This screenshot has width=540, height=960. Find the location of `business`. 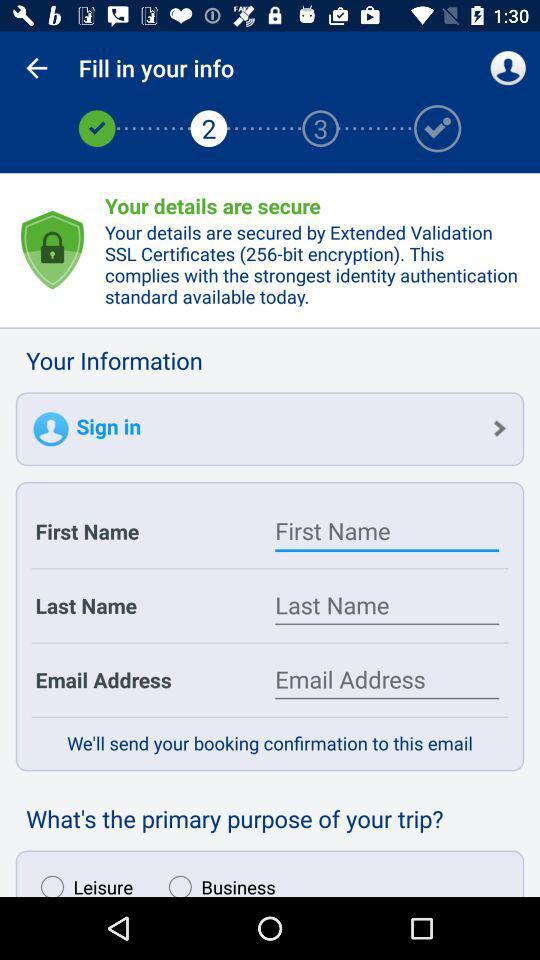

business is located at coordinates (216, 880).